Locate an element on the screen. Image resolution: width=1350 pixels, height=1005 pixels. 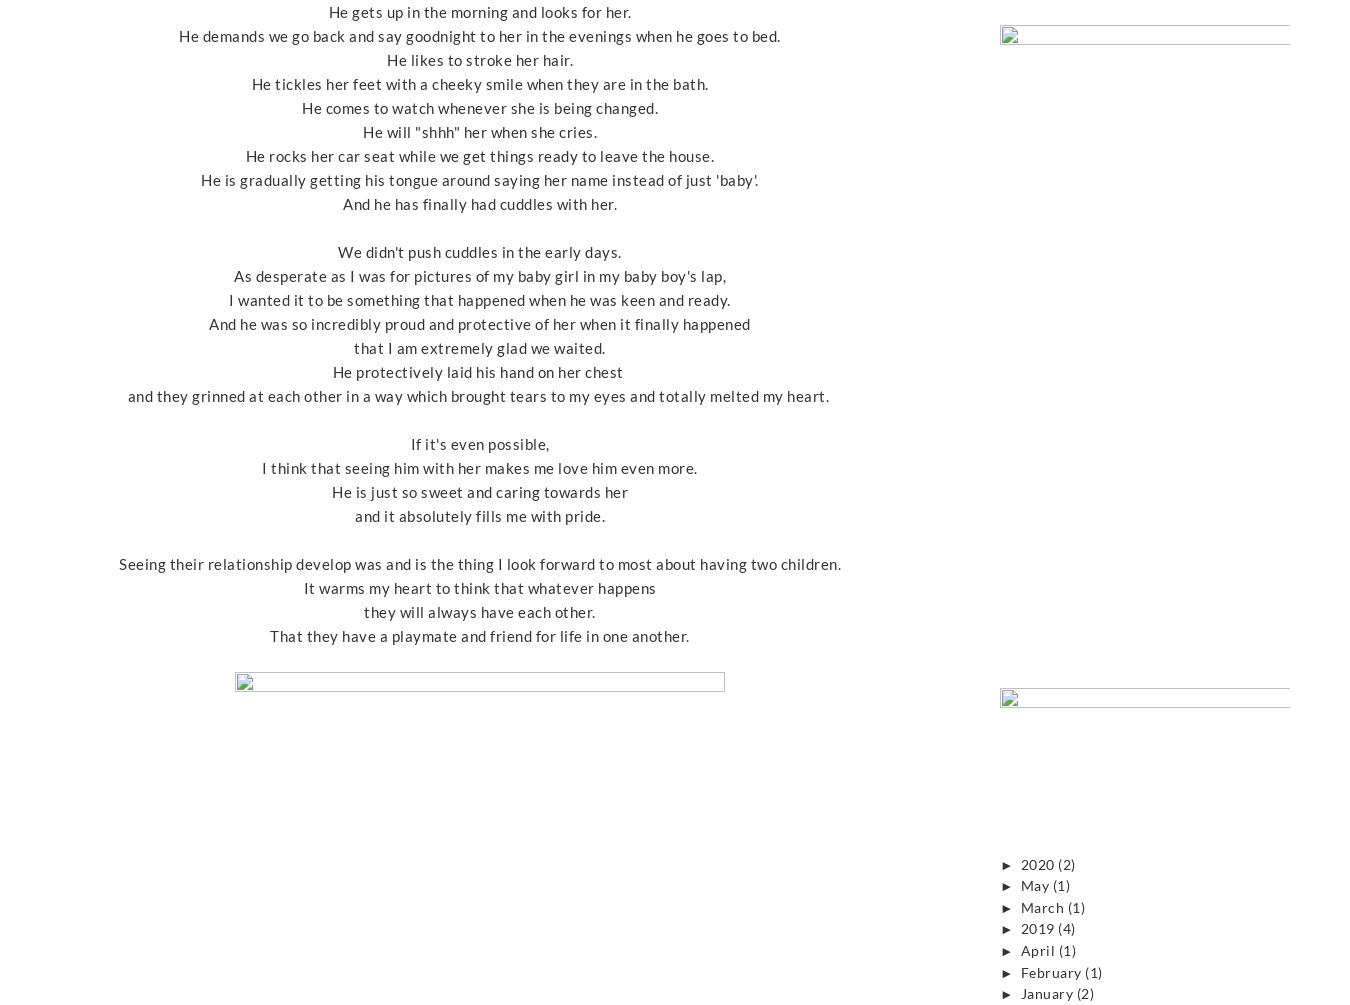
'2019' is located at coordinates (1038, 928).